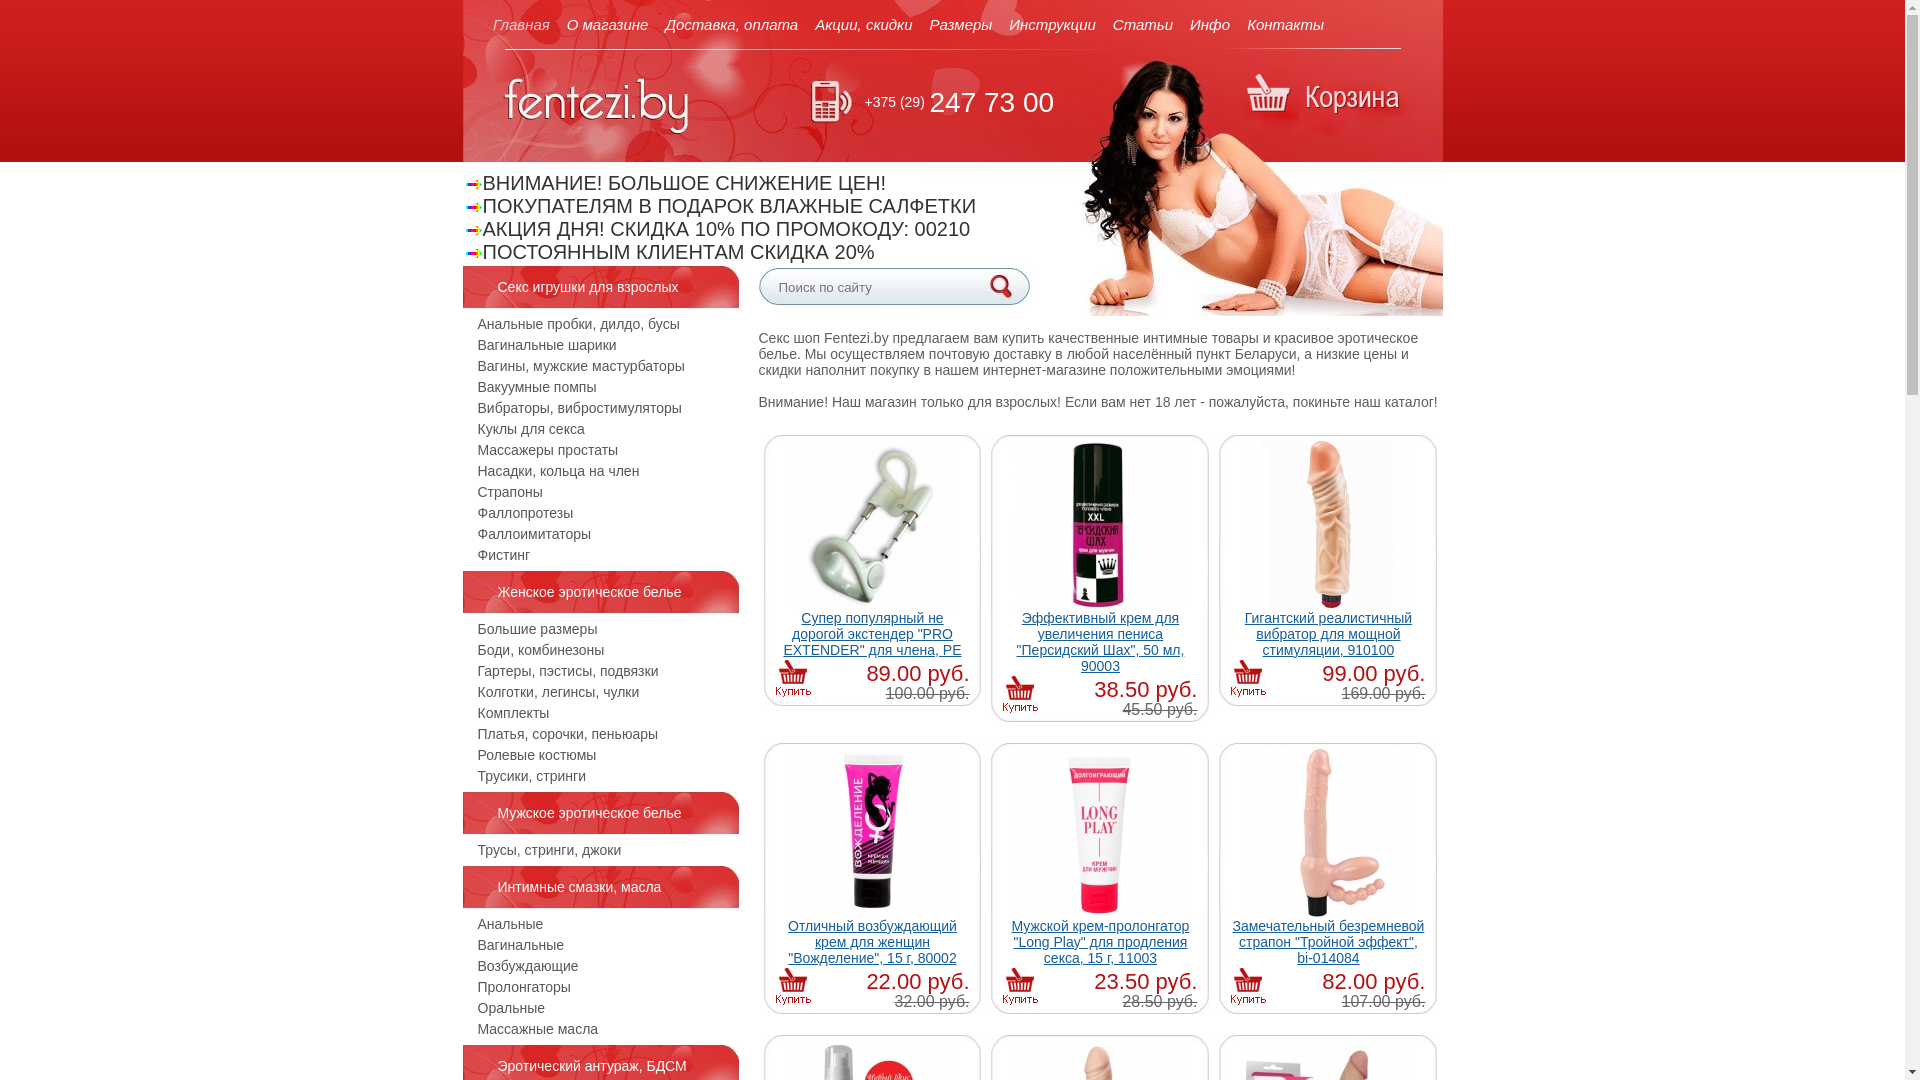  I want to click on '+375 (29)', so click(892, 101).